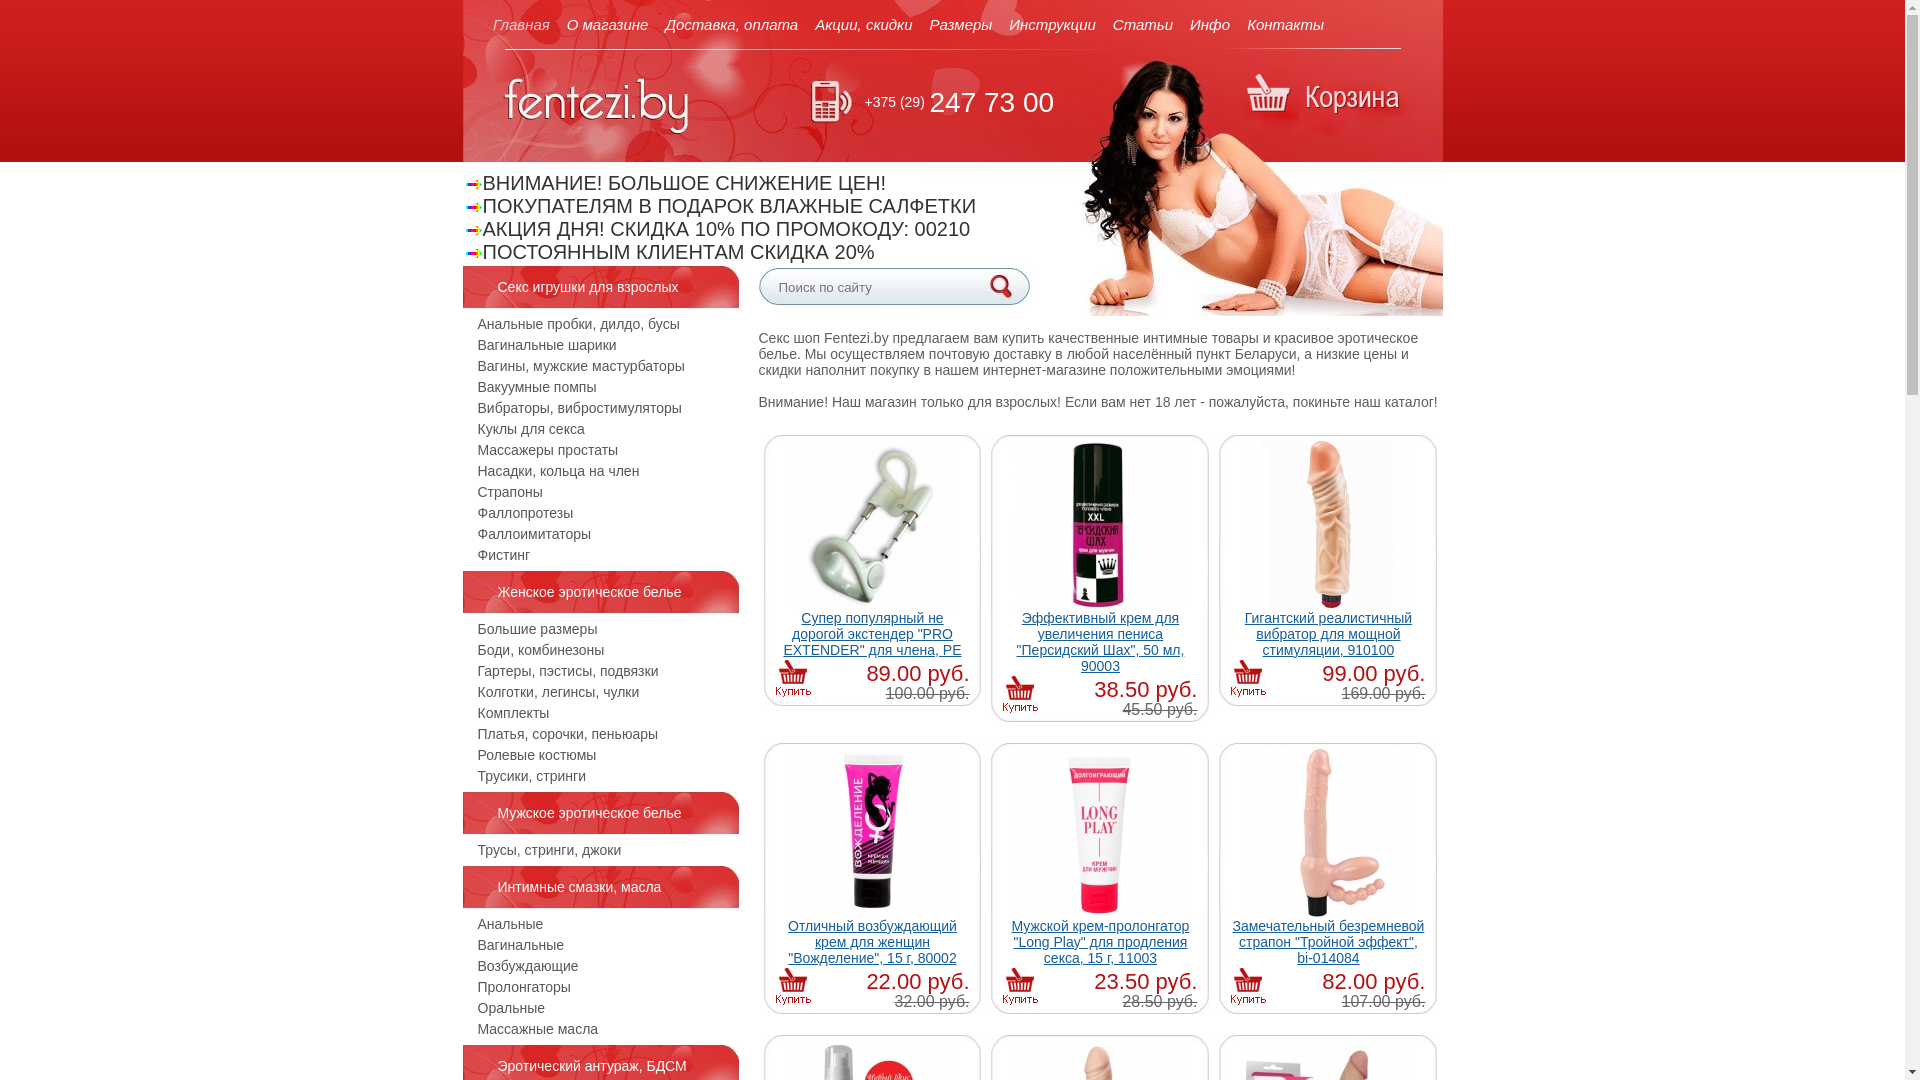  I want to click on '+375 (29)', so click(892, 101).